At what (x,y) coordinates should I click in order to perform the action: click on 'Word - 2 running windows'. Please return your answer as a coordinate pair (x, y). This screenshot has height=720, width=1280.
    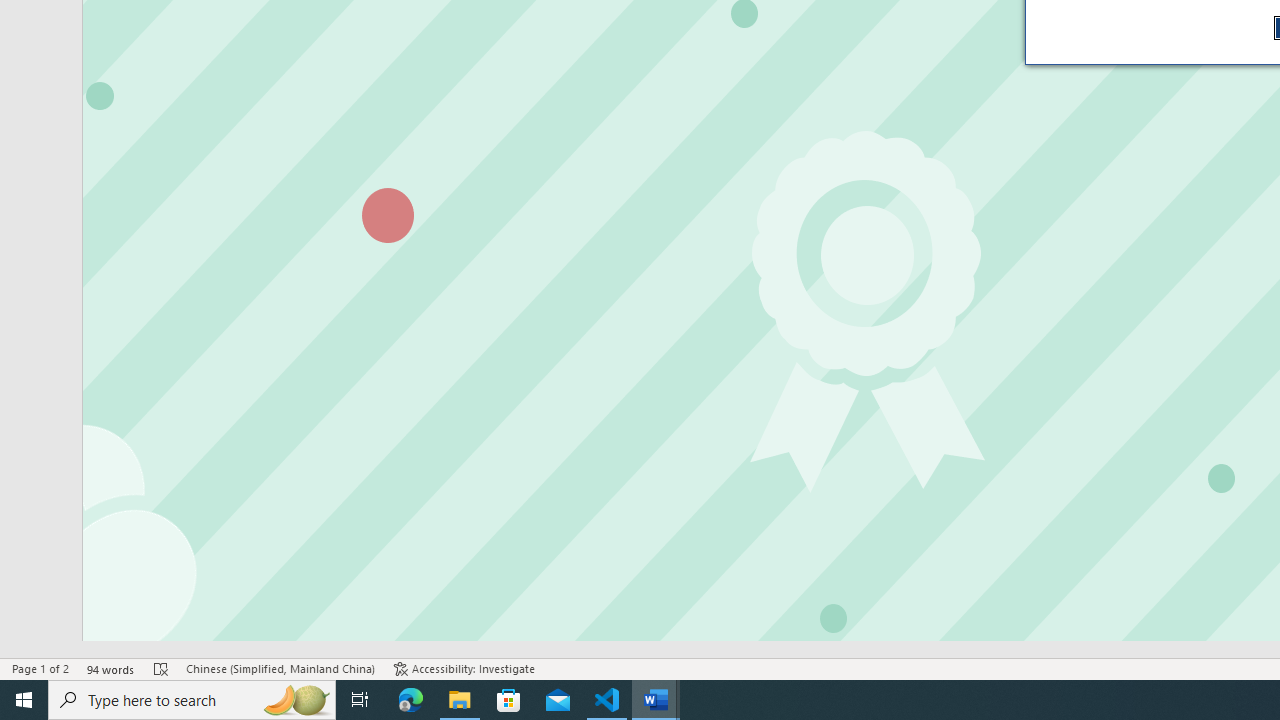
    Looking at the image, I should click on (656, 698).